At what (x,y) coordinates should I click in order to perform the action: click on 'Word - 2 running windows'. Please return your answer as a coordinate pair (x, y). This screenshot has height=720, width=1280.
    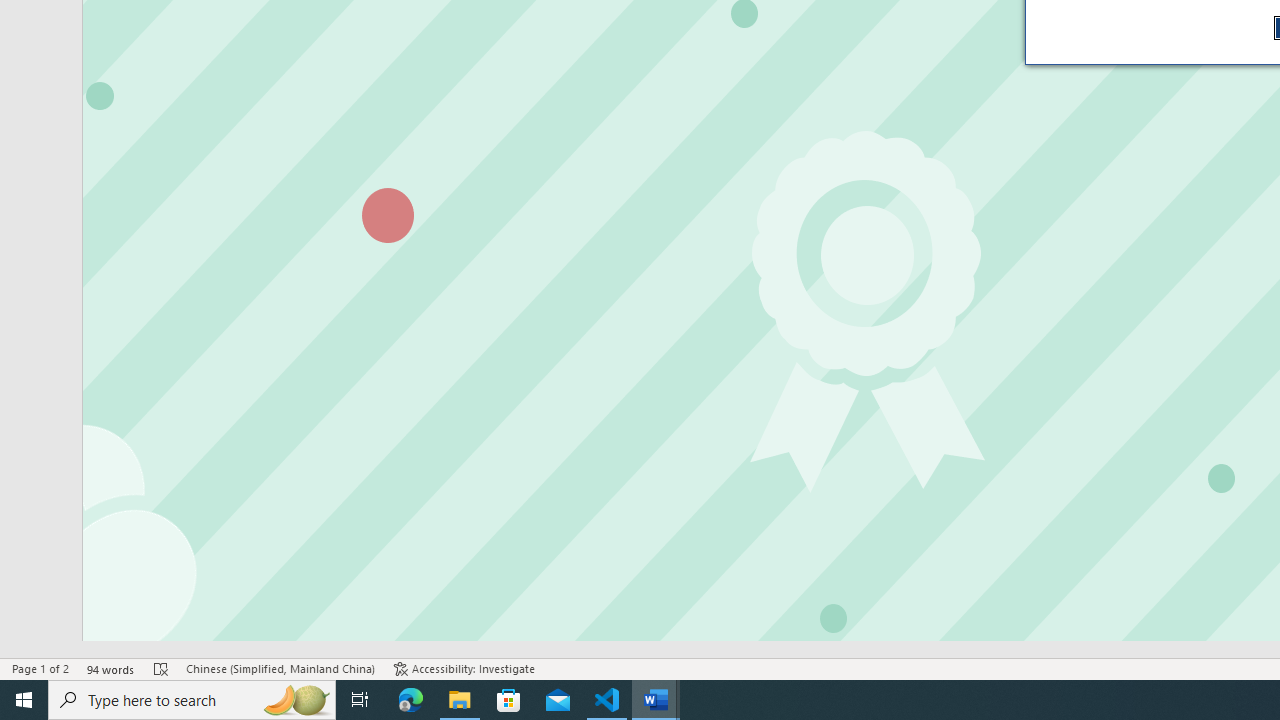
    Looking at the image, I should click on (656, 698).